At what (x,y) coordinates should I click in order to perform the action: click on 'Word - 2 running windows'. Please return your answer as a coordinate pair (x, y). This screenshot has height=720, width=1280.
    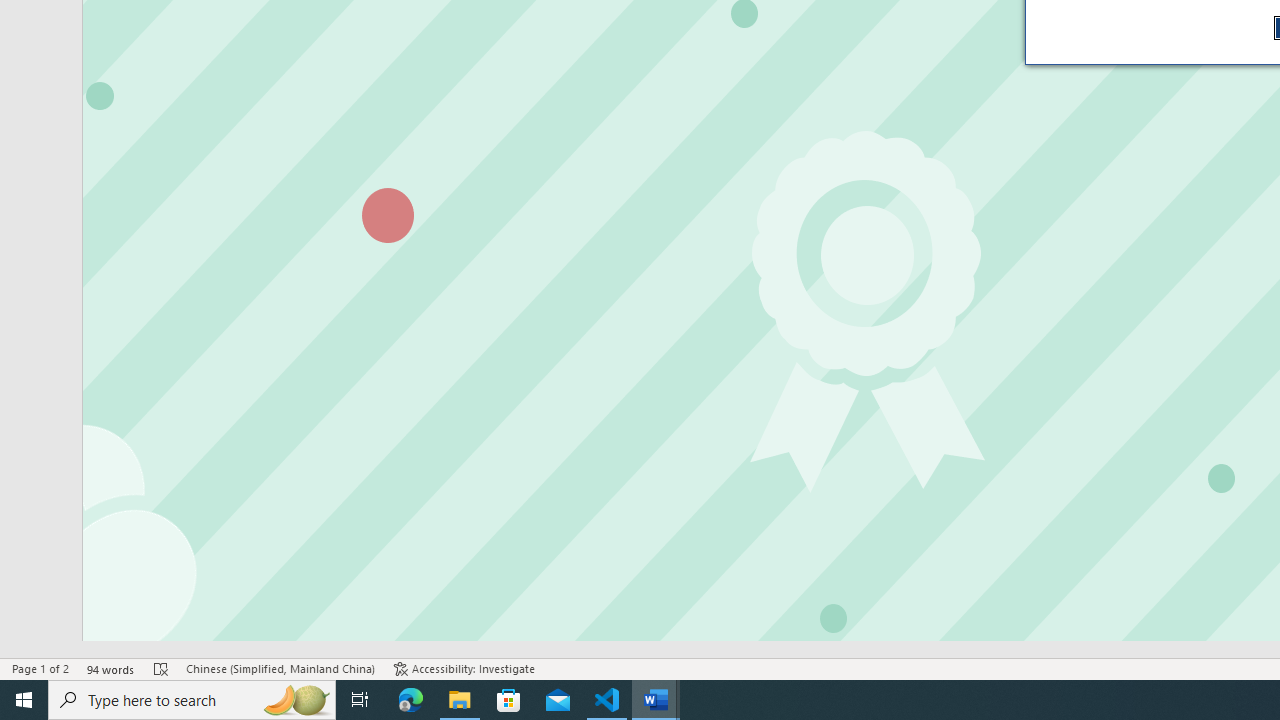
    Looking at the image, I should click on (656, 698).